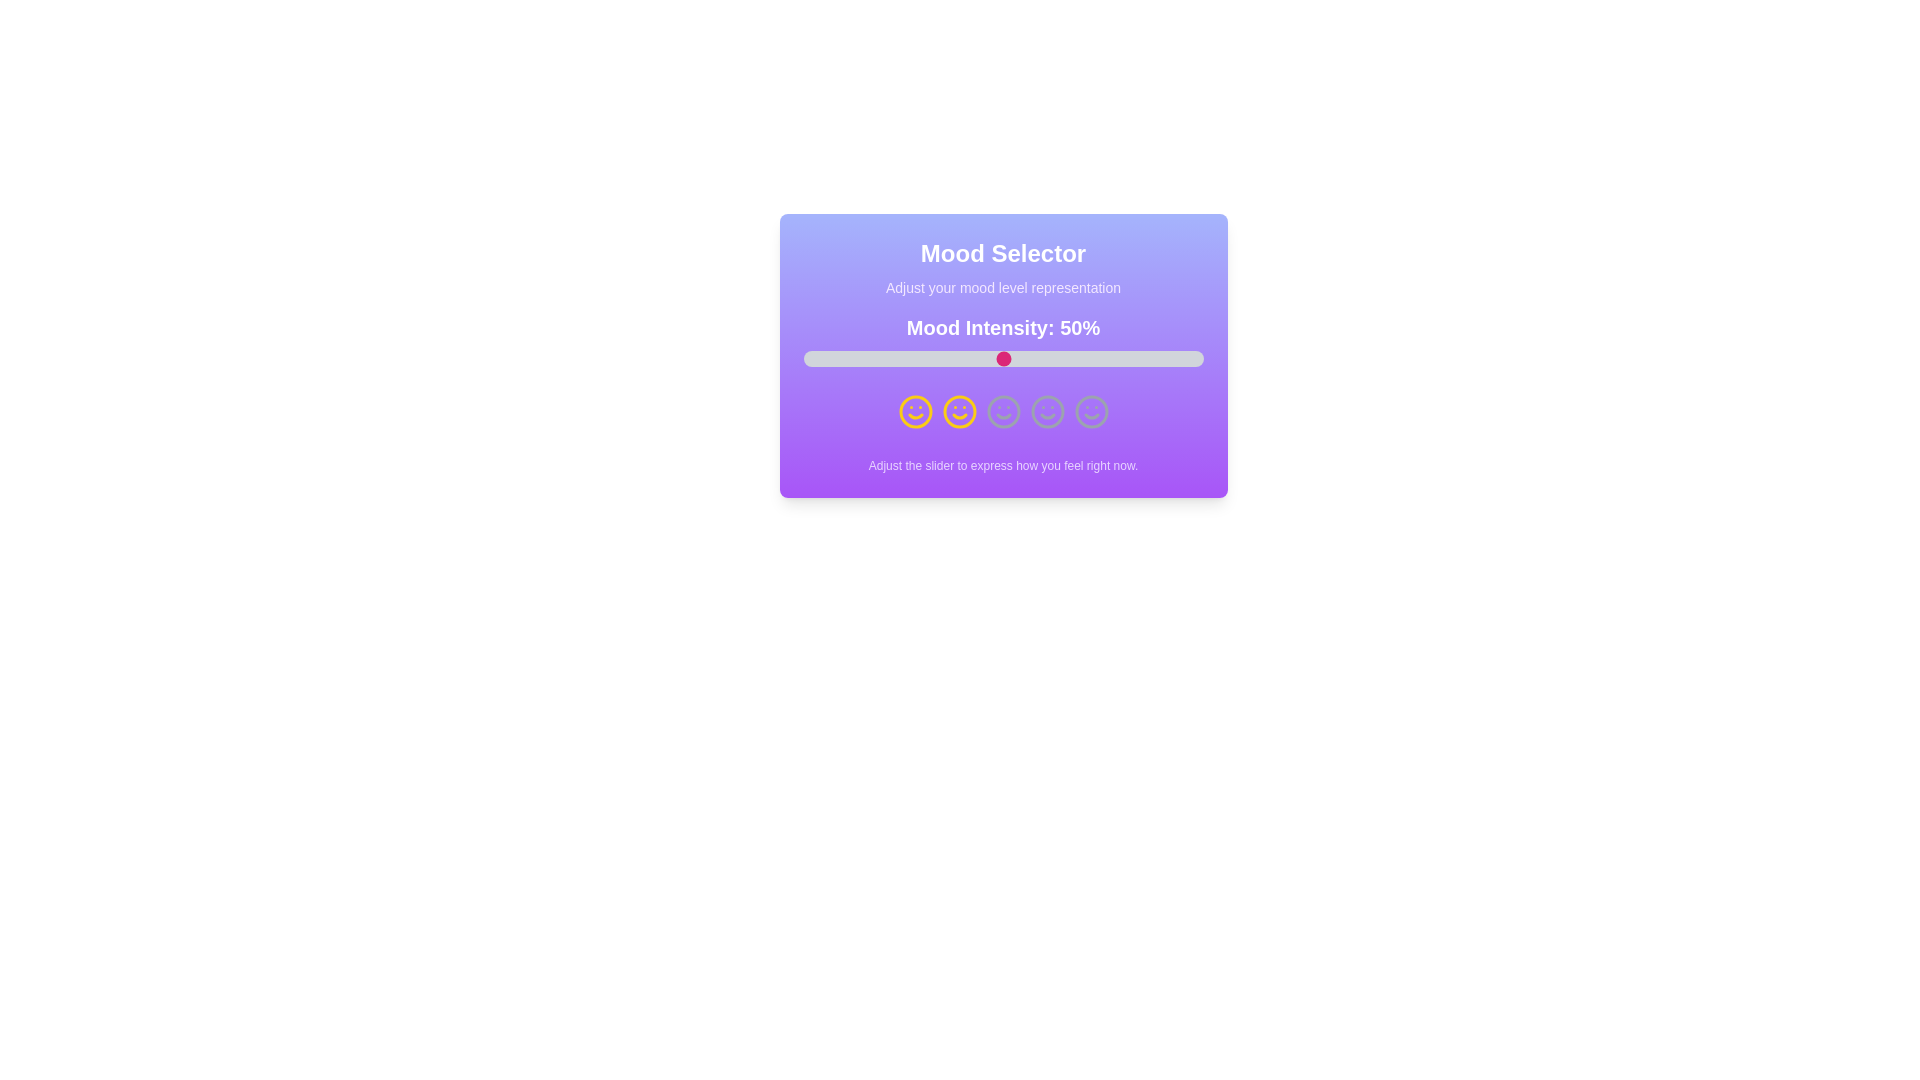 This screenshot has height=1080, width=1920. Describe the element at coordinates (1135, 357) in the screenshot. I see `the mood intensity slider to 83%` at that location.